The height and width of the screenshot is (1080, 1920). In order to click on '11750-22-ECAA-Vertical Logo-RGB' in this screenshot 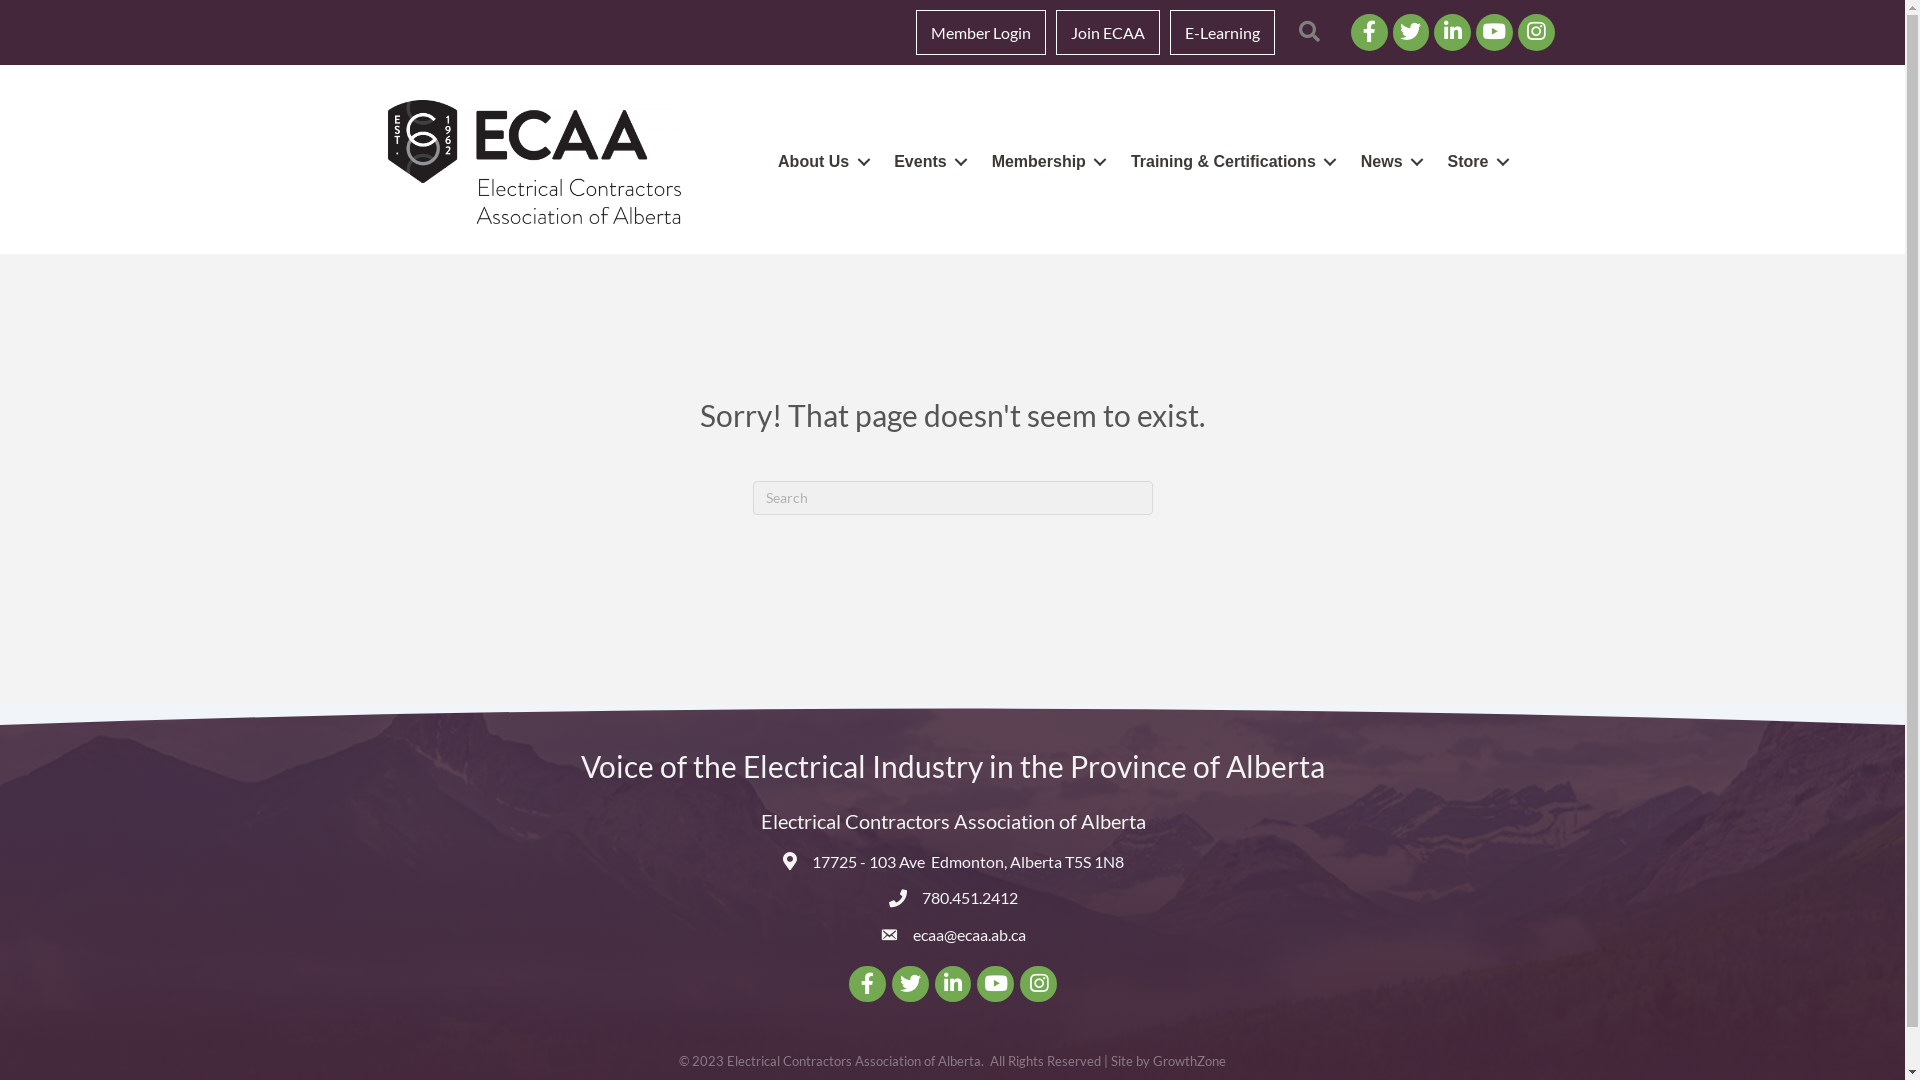, I will do `click(388, 160)`.